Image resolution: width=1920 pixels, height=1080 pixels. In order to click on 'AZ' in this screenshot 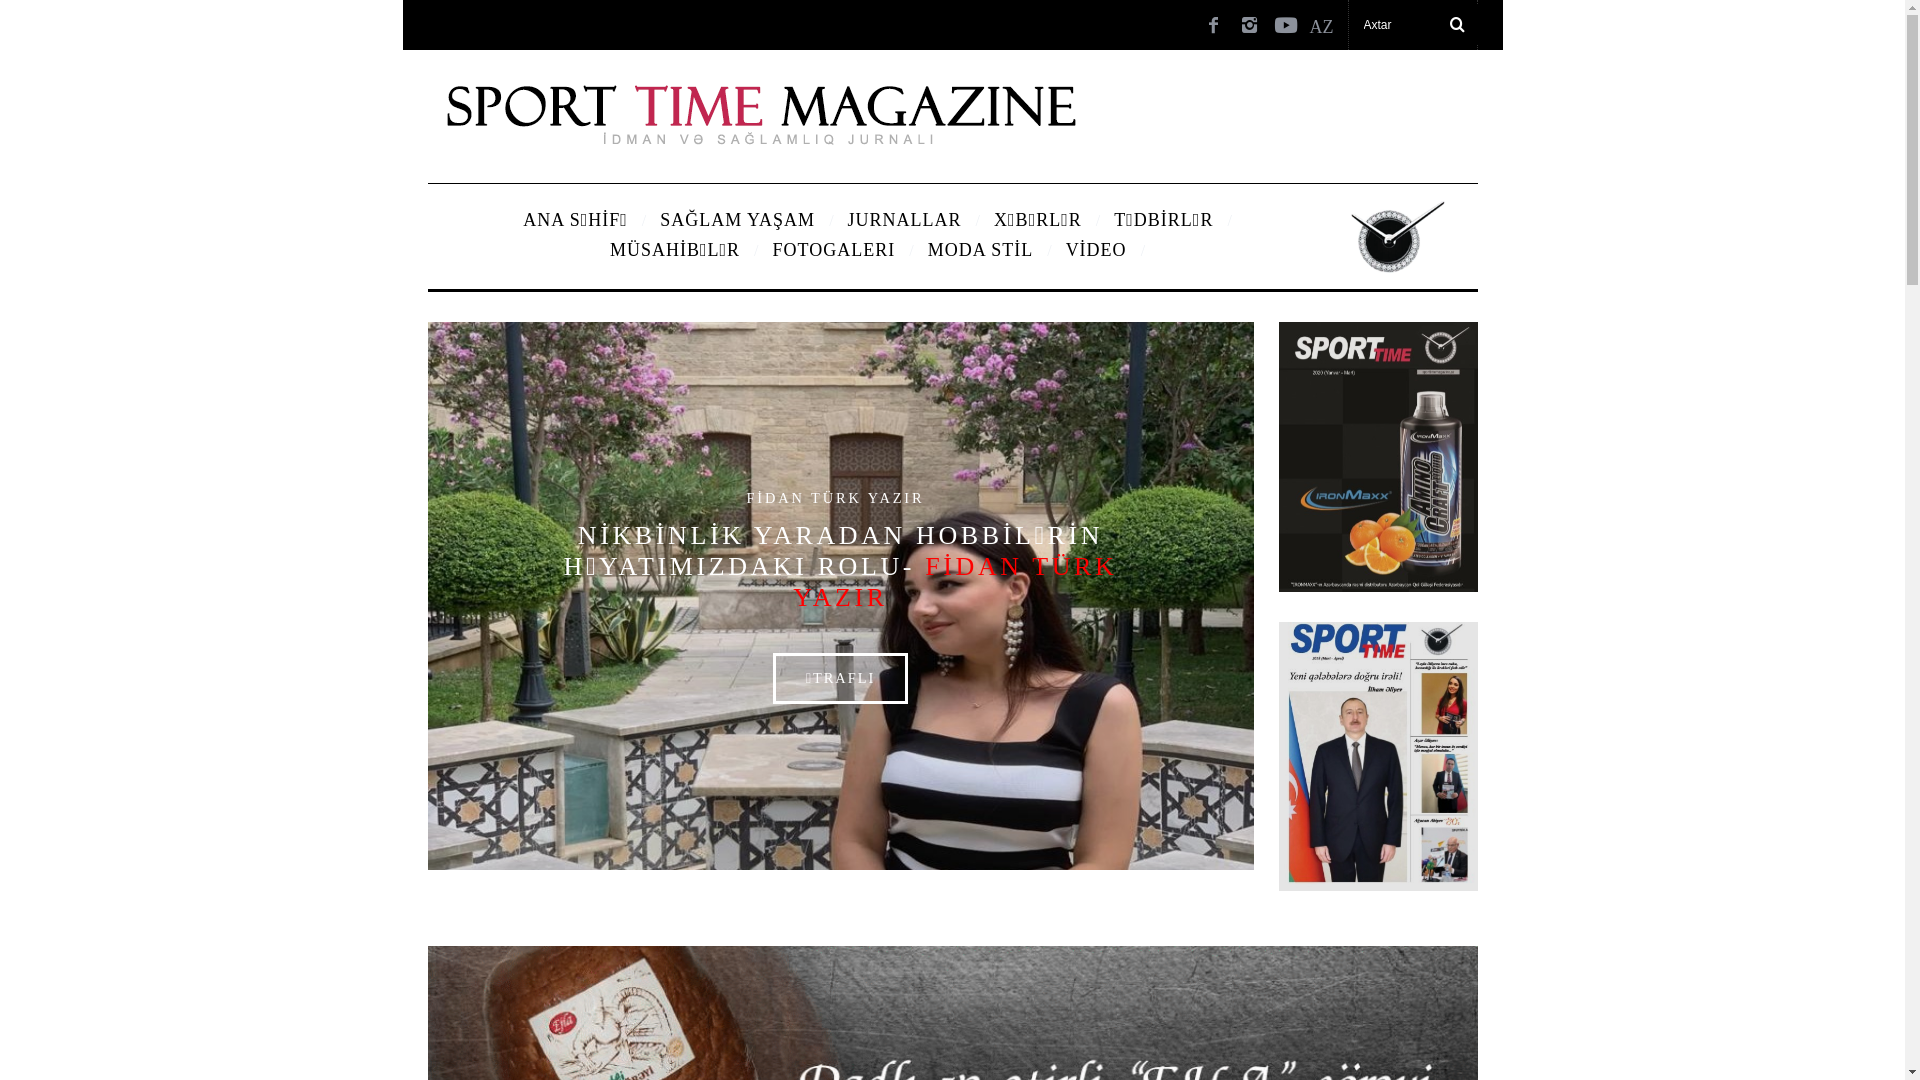, I will do `click(1321, 22)`.